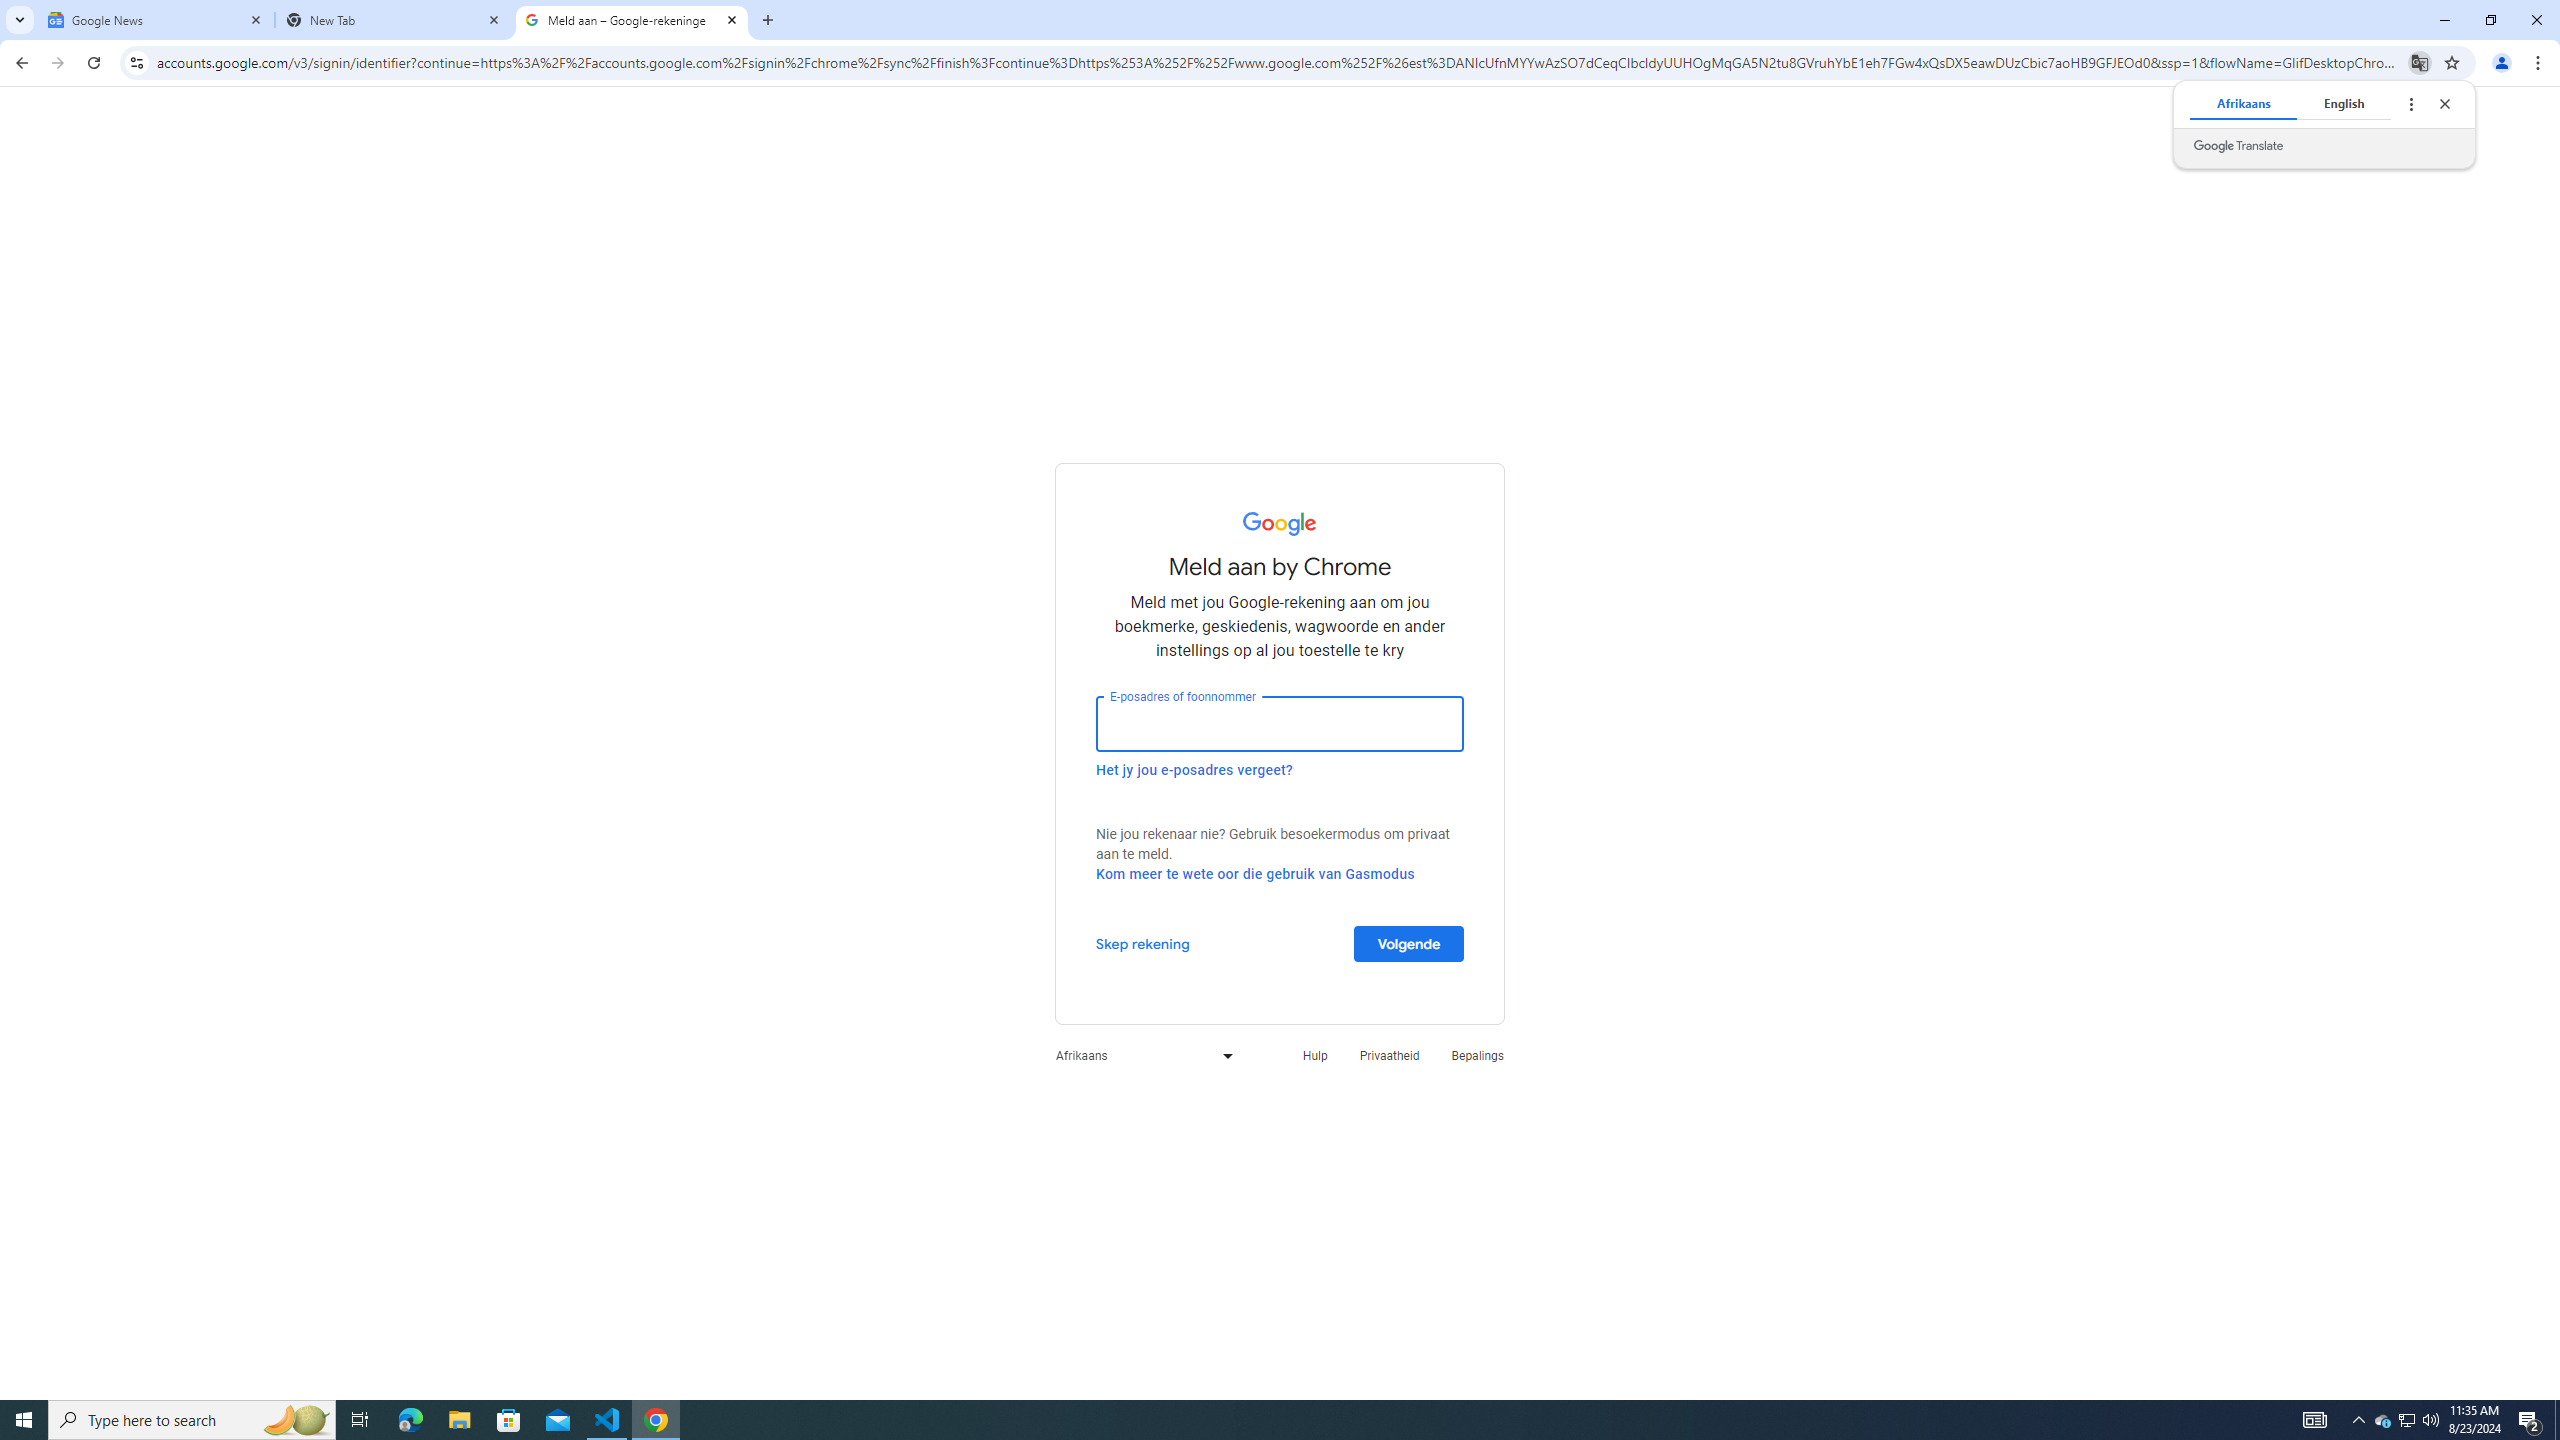 The width and height of the screenshot is (2560, 1440). What do you see at coordinates (1477, 1054) in the screenshot?
I see `'Bepalings'` at bounding box center [1477, 1054].